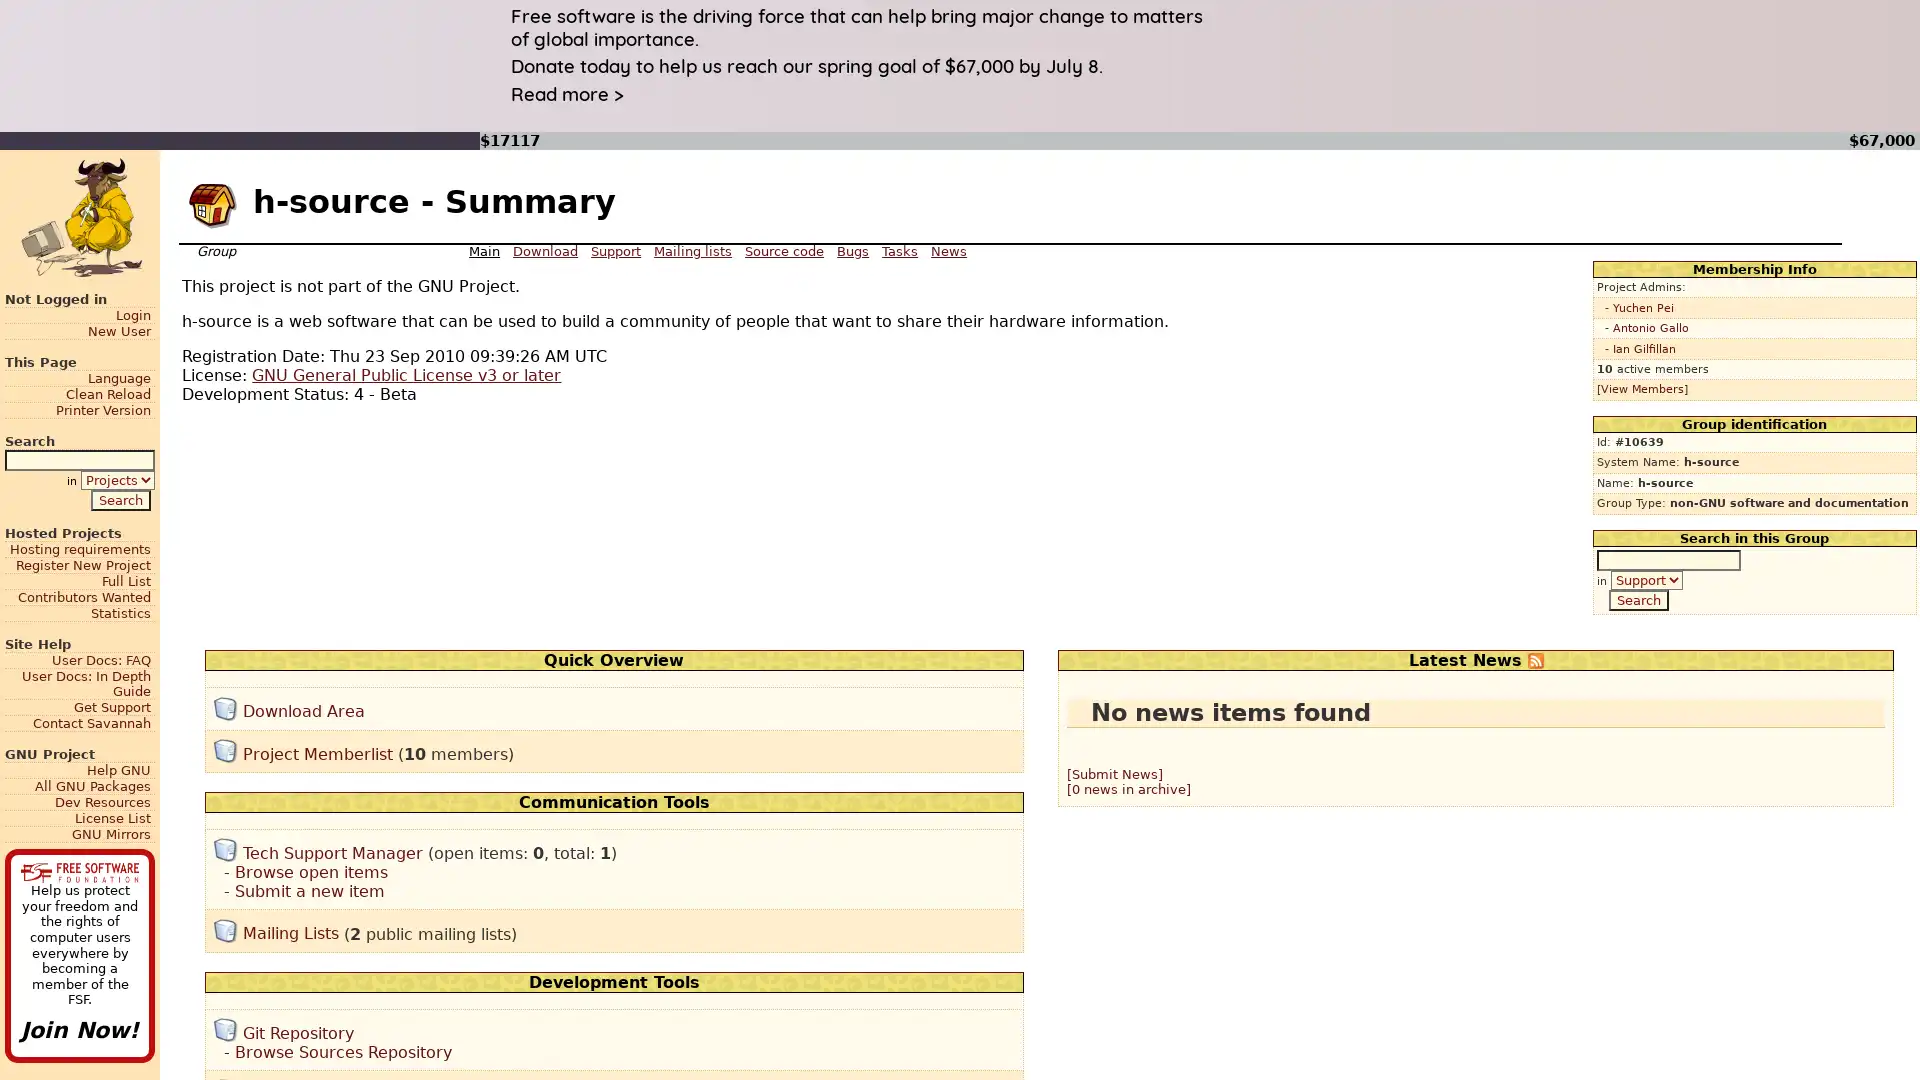 Image resolution: width=1920 pixels, height=1080 pixels. Describe the element at coordinates (1637, 598) in the screenshot. I see `Search` at that location.